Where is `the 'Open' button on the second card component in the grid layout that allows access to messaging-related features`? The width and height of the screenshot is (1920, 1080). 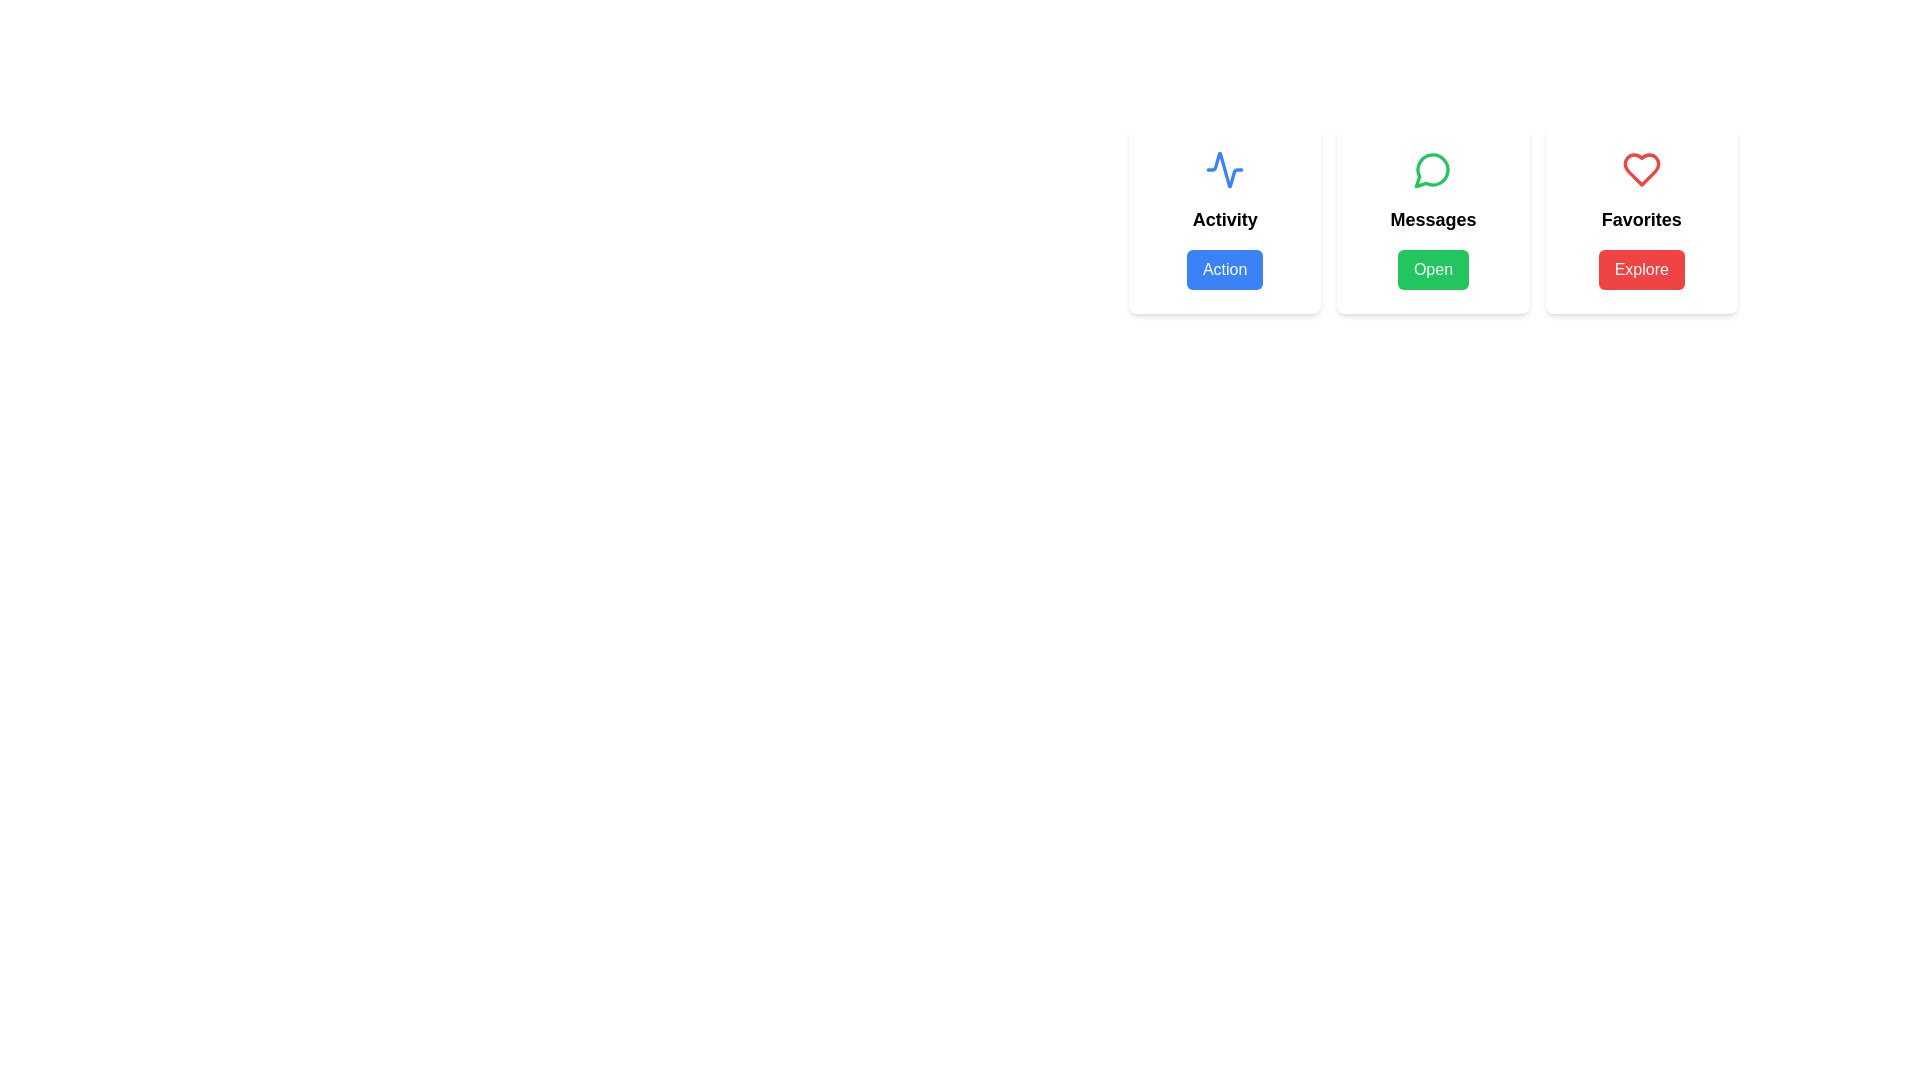 the 'Open' button on the second card component in the grid layout that allows access to messaging-related features is located at coordinates (1432, 219).